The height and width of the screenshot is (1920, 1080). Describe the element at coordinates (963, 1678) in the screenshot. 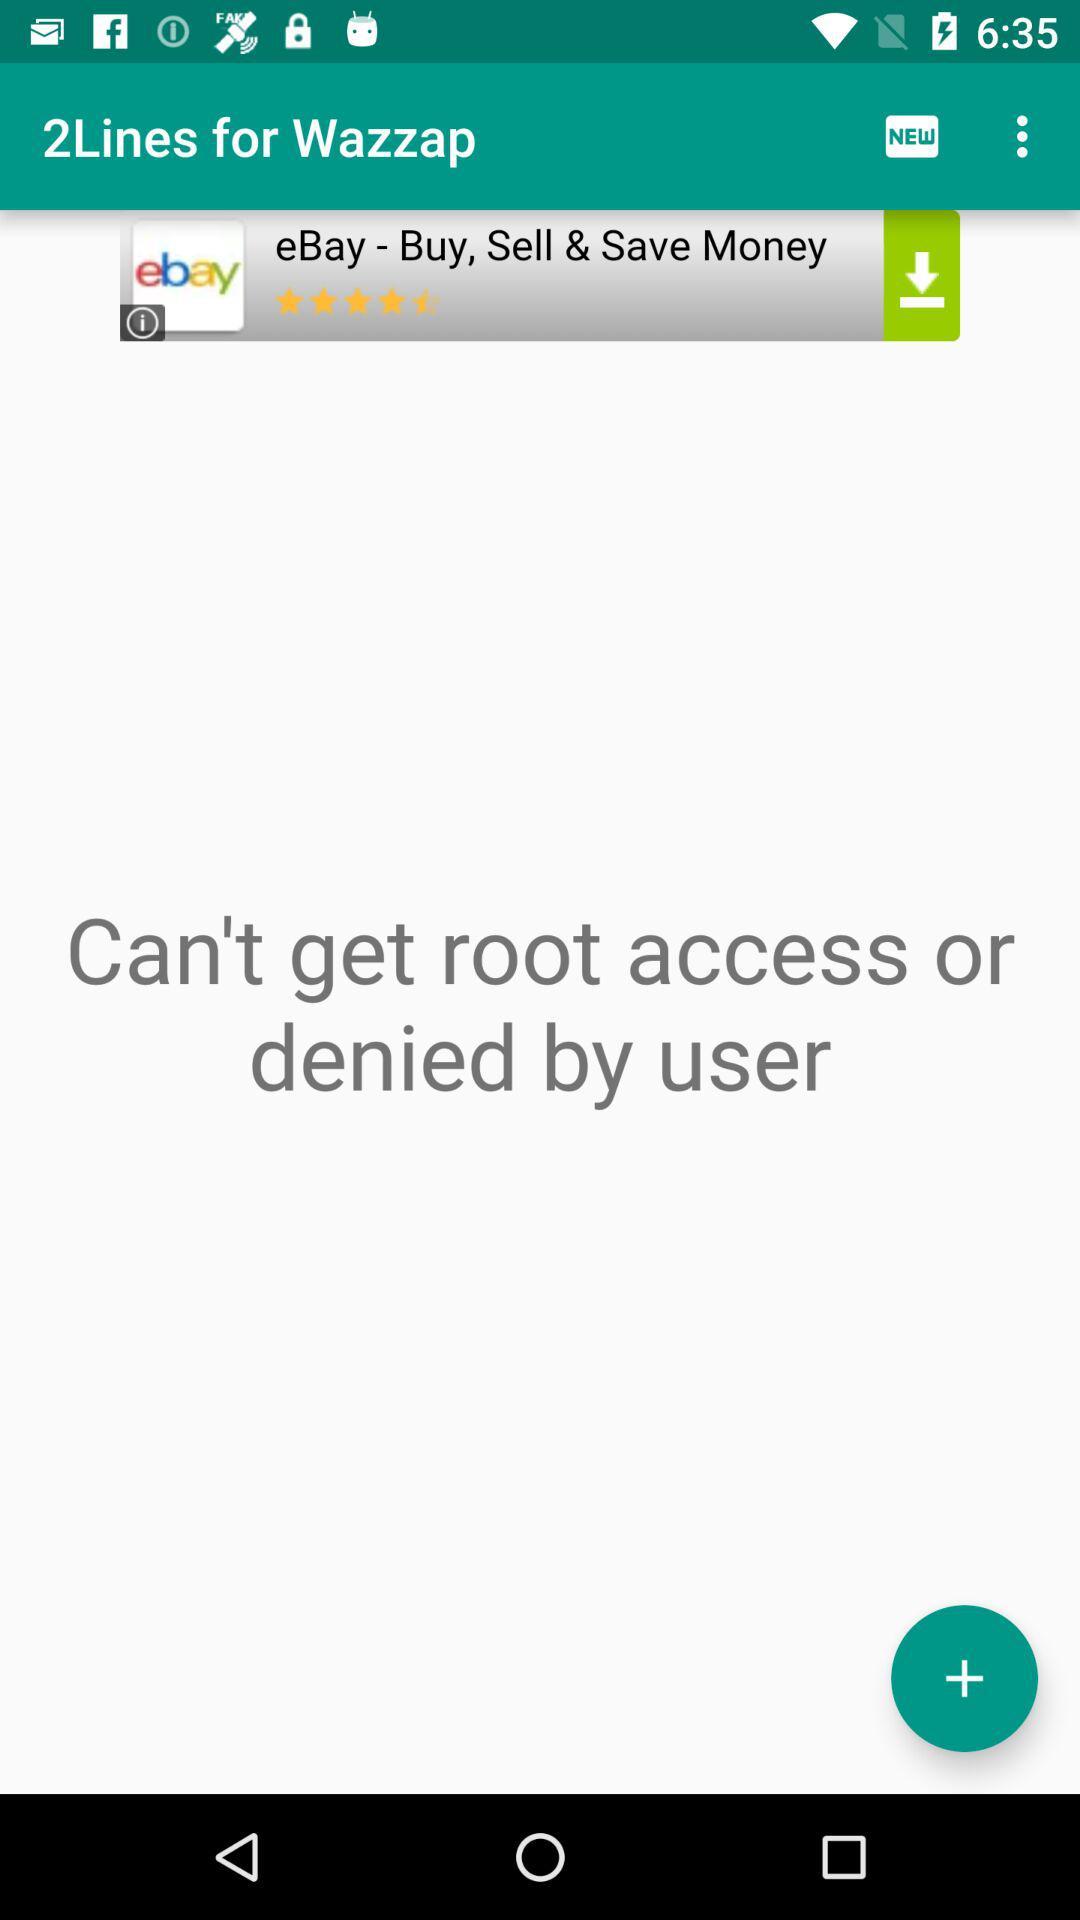

I see `item at the bottom right corner` at that location.